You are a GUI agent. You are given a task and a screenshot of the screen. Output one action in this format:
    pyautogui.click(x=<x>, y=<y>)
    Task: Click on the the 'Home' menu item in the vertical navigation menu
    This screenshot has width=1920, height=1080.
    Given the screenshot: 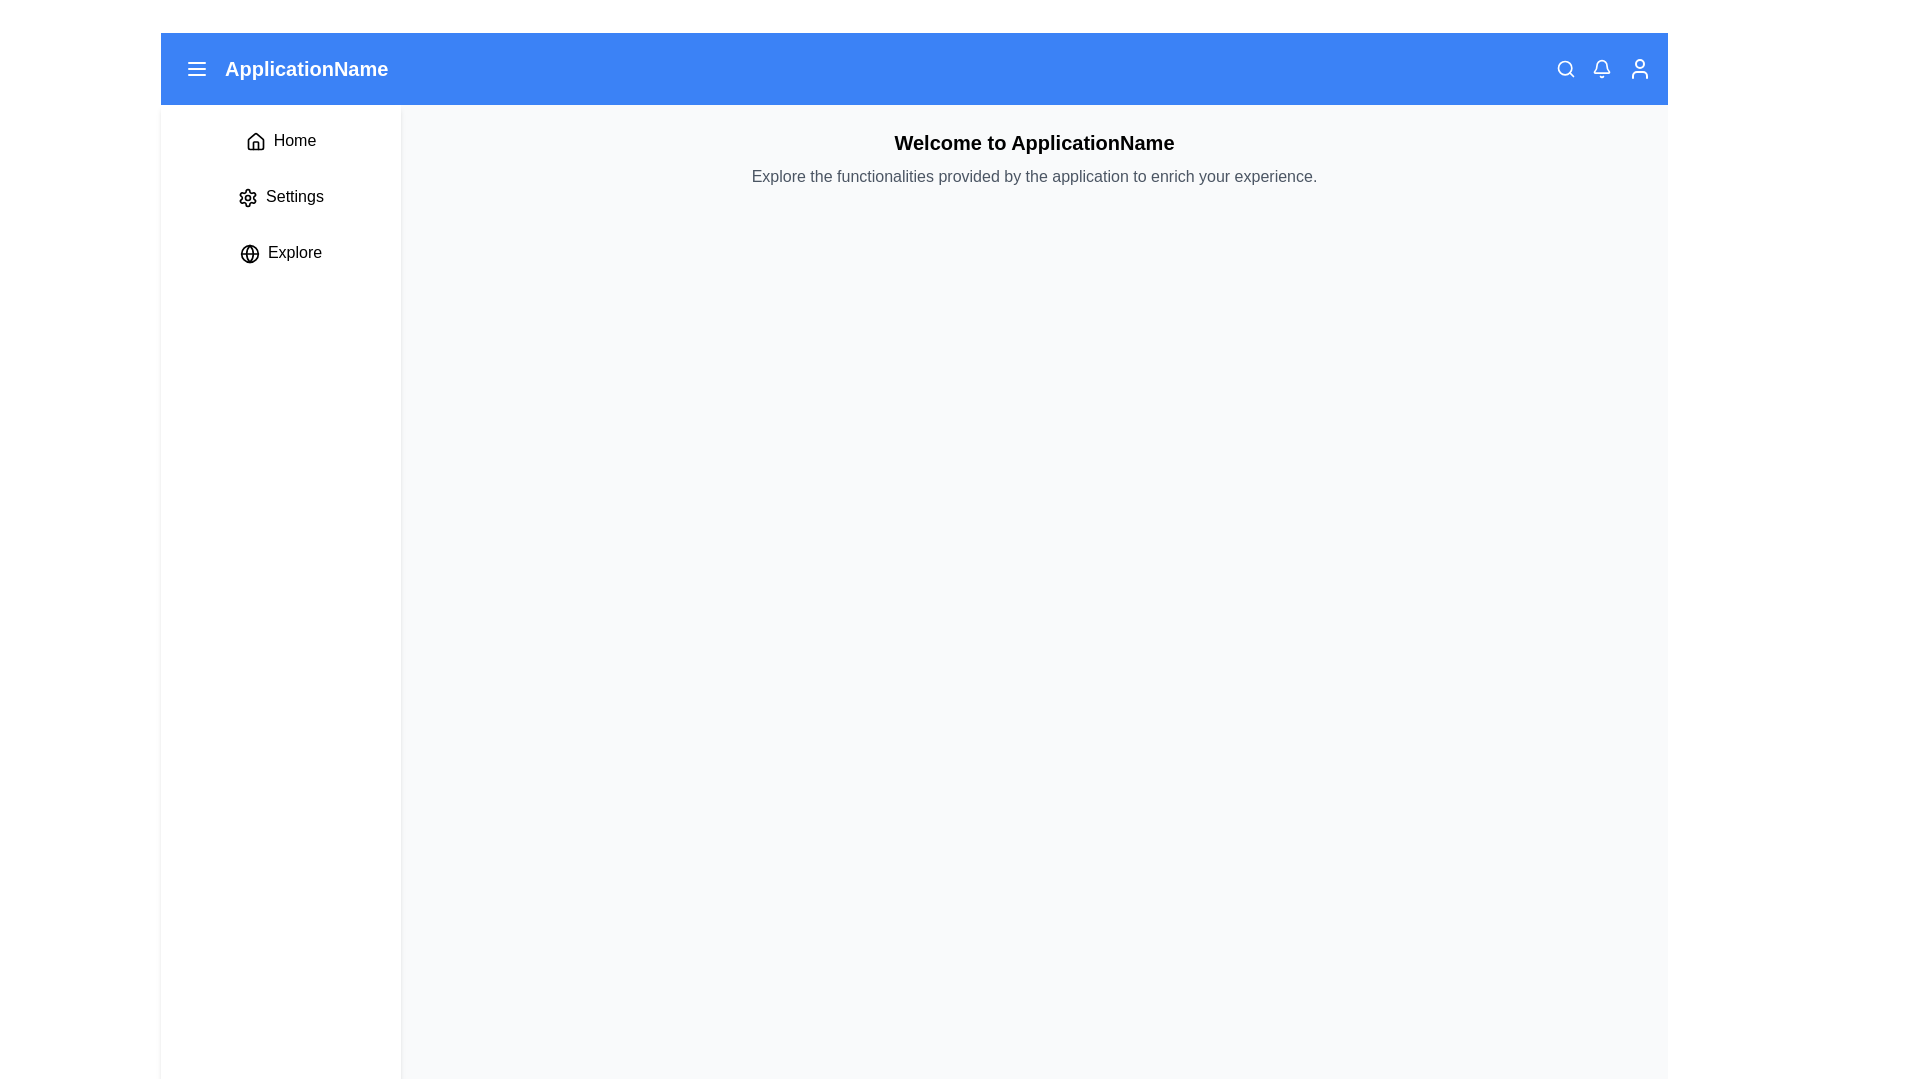 What is the action you would take?
    pyautogui.click(x=280, y=140)
    